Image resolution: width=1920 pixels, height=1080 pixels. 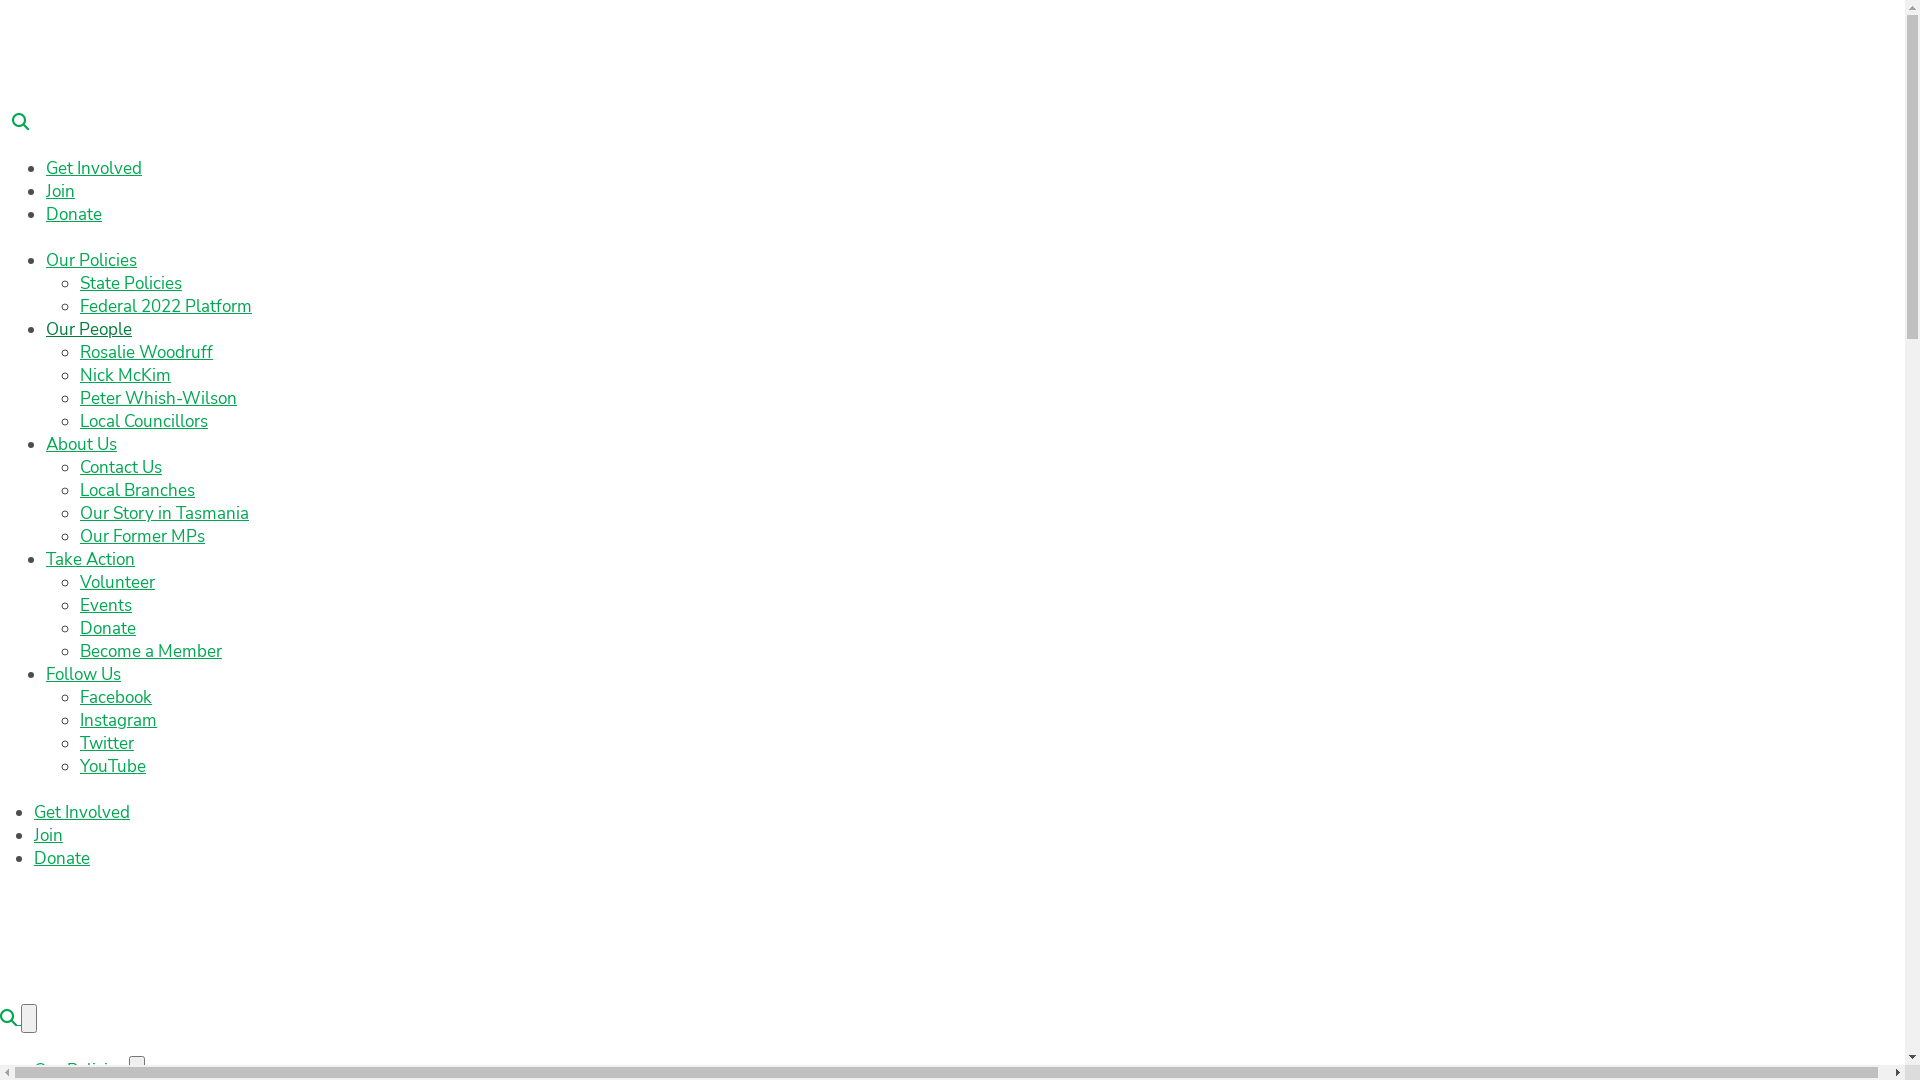 What do you see at coordinates (129, 283) in the screenshot?
I see `'State Policies'` at bounding box center [129, 283].